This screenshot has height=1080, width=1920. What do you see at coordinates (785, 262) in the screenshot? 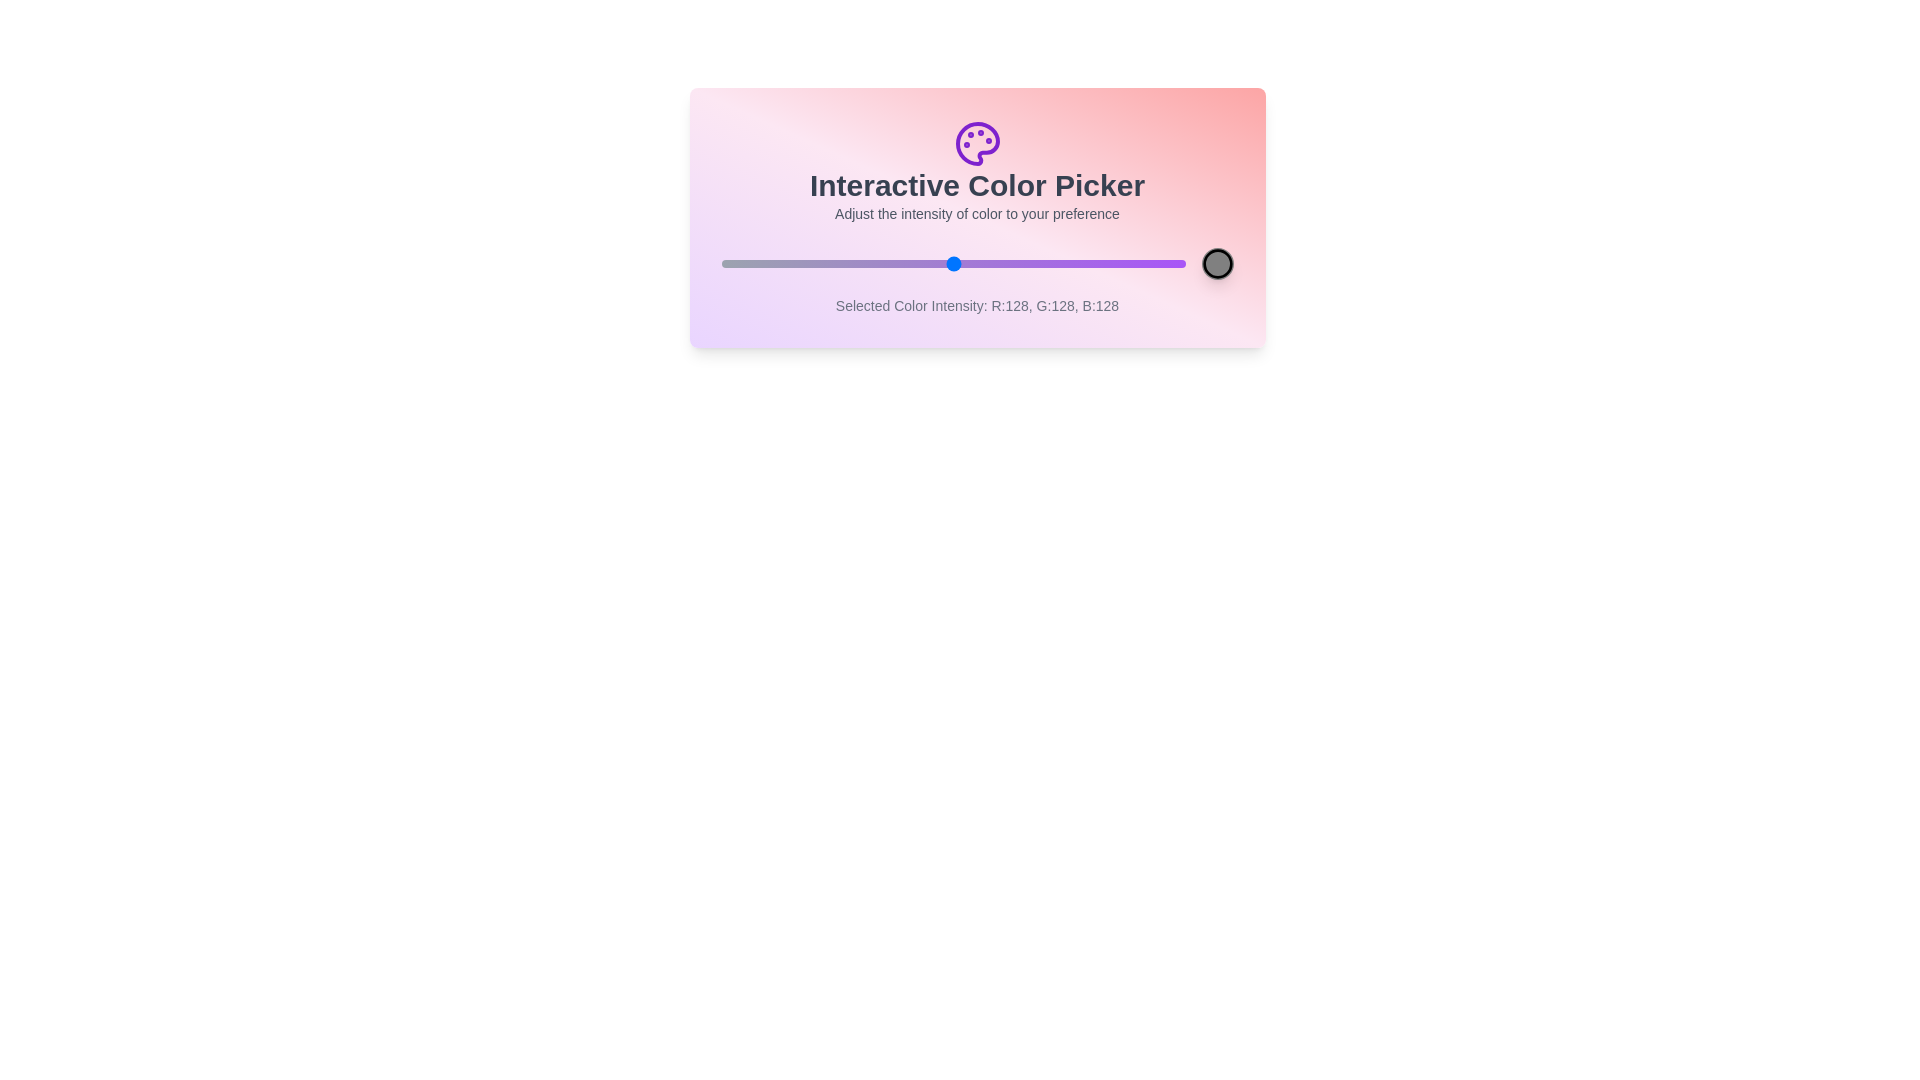
I see `the slider to set the color intensity to 36` at bounding box center [785, 262].